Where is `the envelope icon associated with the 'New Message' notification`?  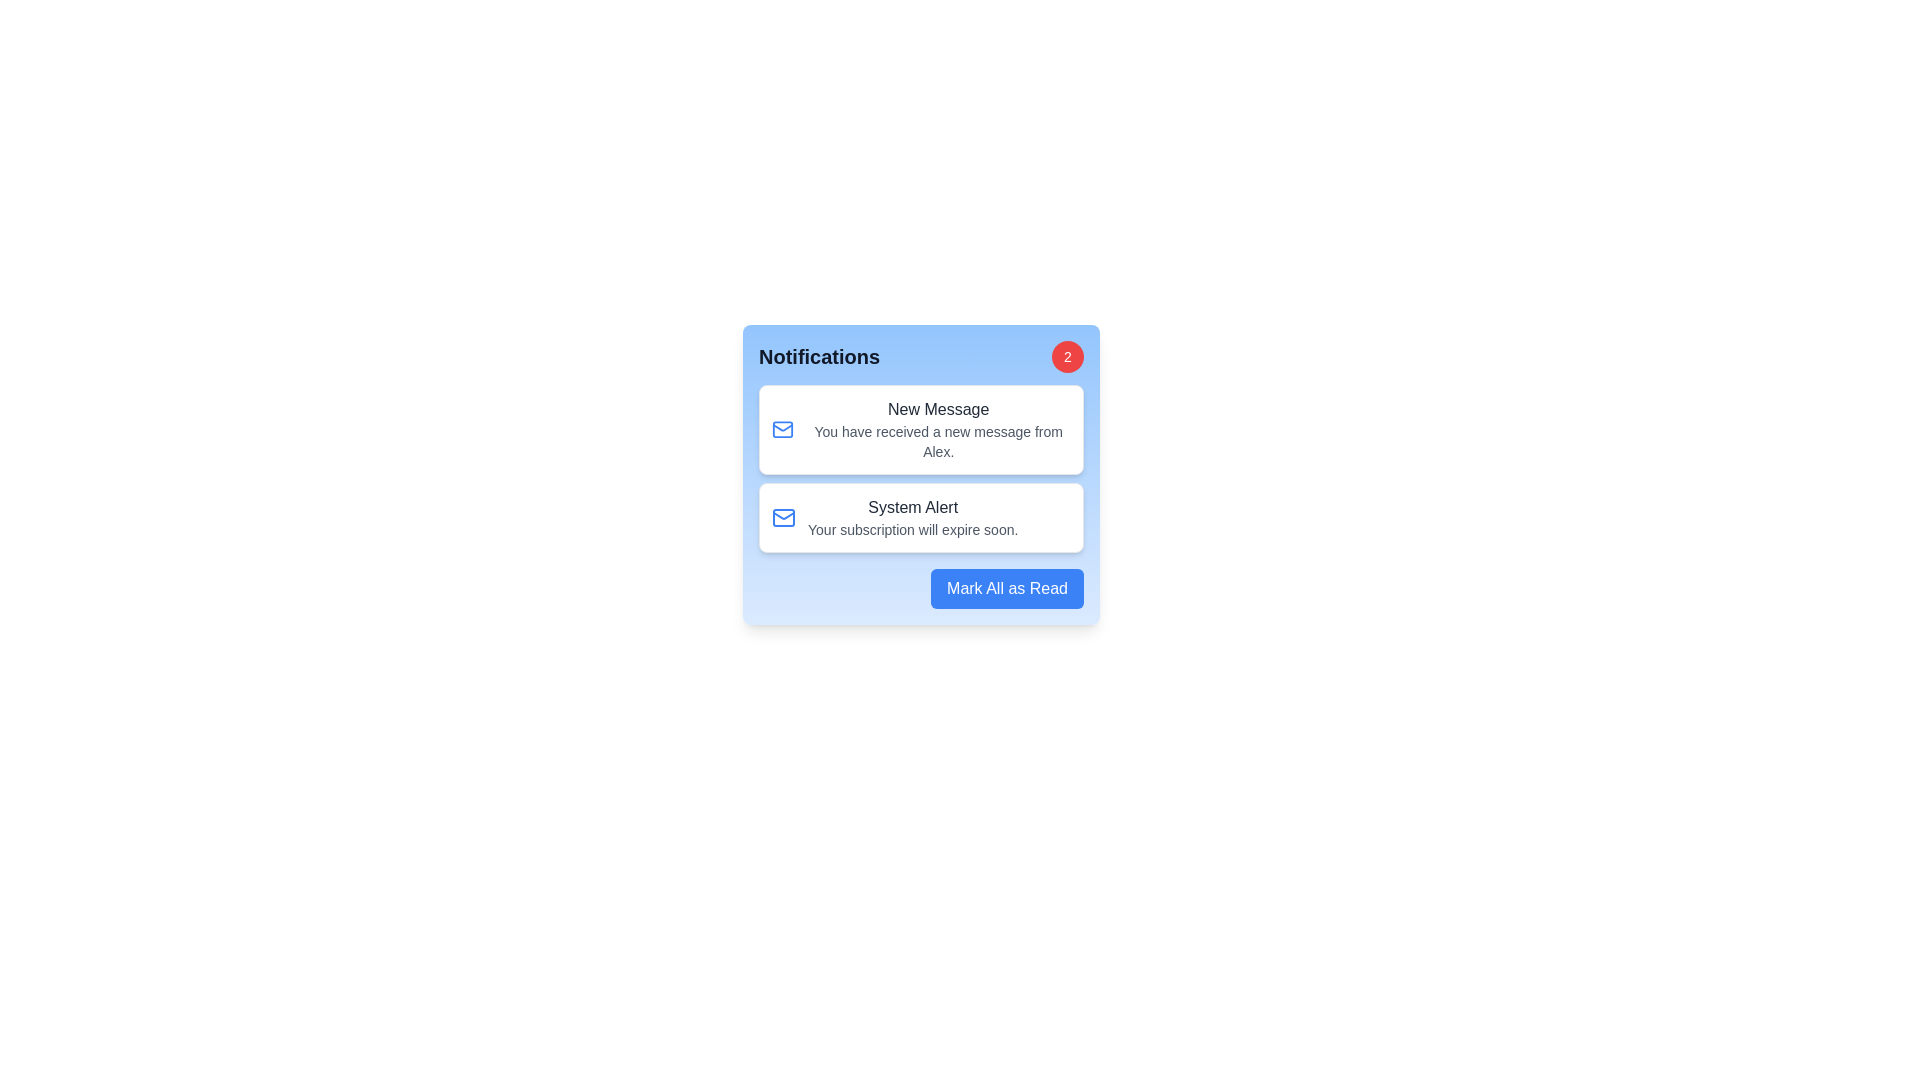
the envelope icon associated with the 'New Message' notification is located at coordinates (782, 428).